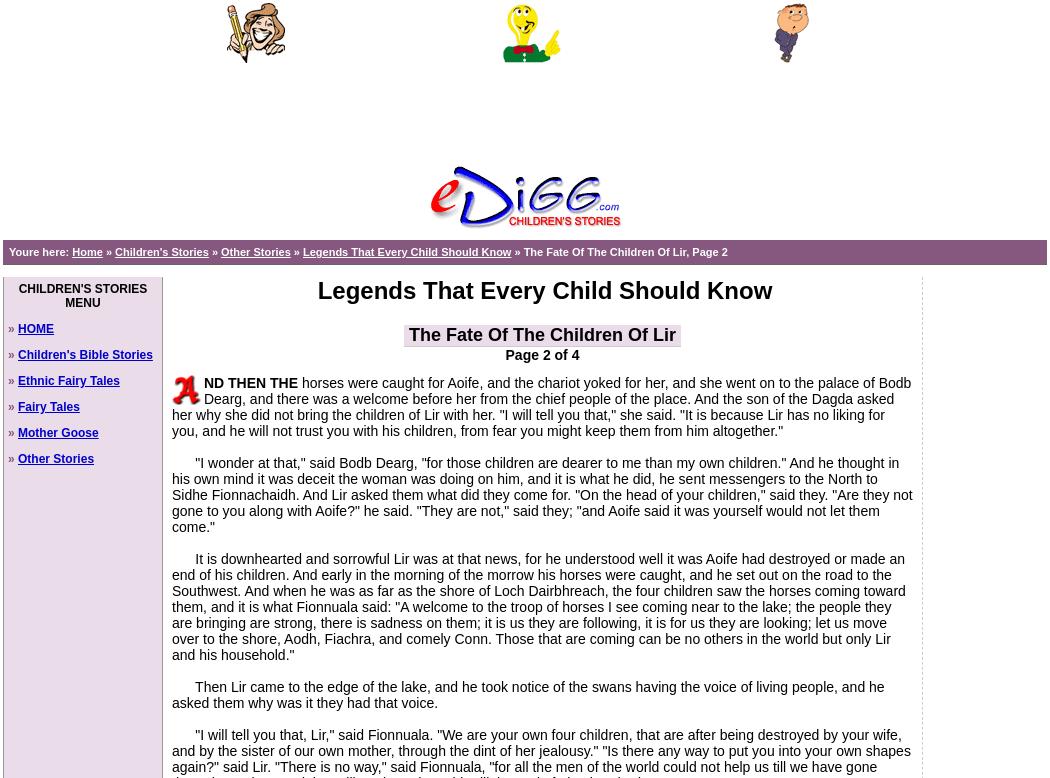  Describe the element at coordinates (542, 334) in the screenshot. I see `'The Fate Of The Children Of Lir'` at that location.